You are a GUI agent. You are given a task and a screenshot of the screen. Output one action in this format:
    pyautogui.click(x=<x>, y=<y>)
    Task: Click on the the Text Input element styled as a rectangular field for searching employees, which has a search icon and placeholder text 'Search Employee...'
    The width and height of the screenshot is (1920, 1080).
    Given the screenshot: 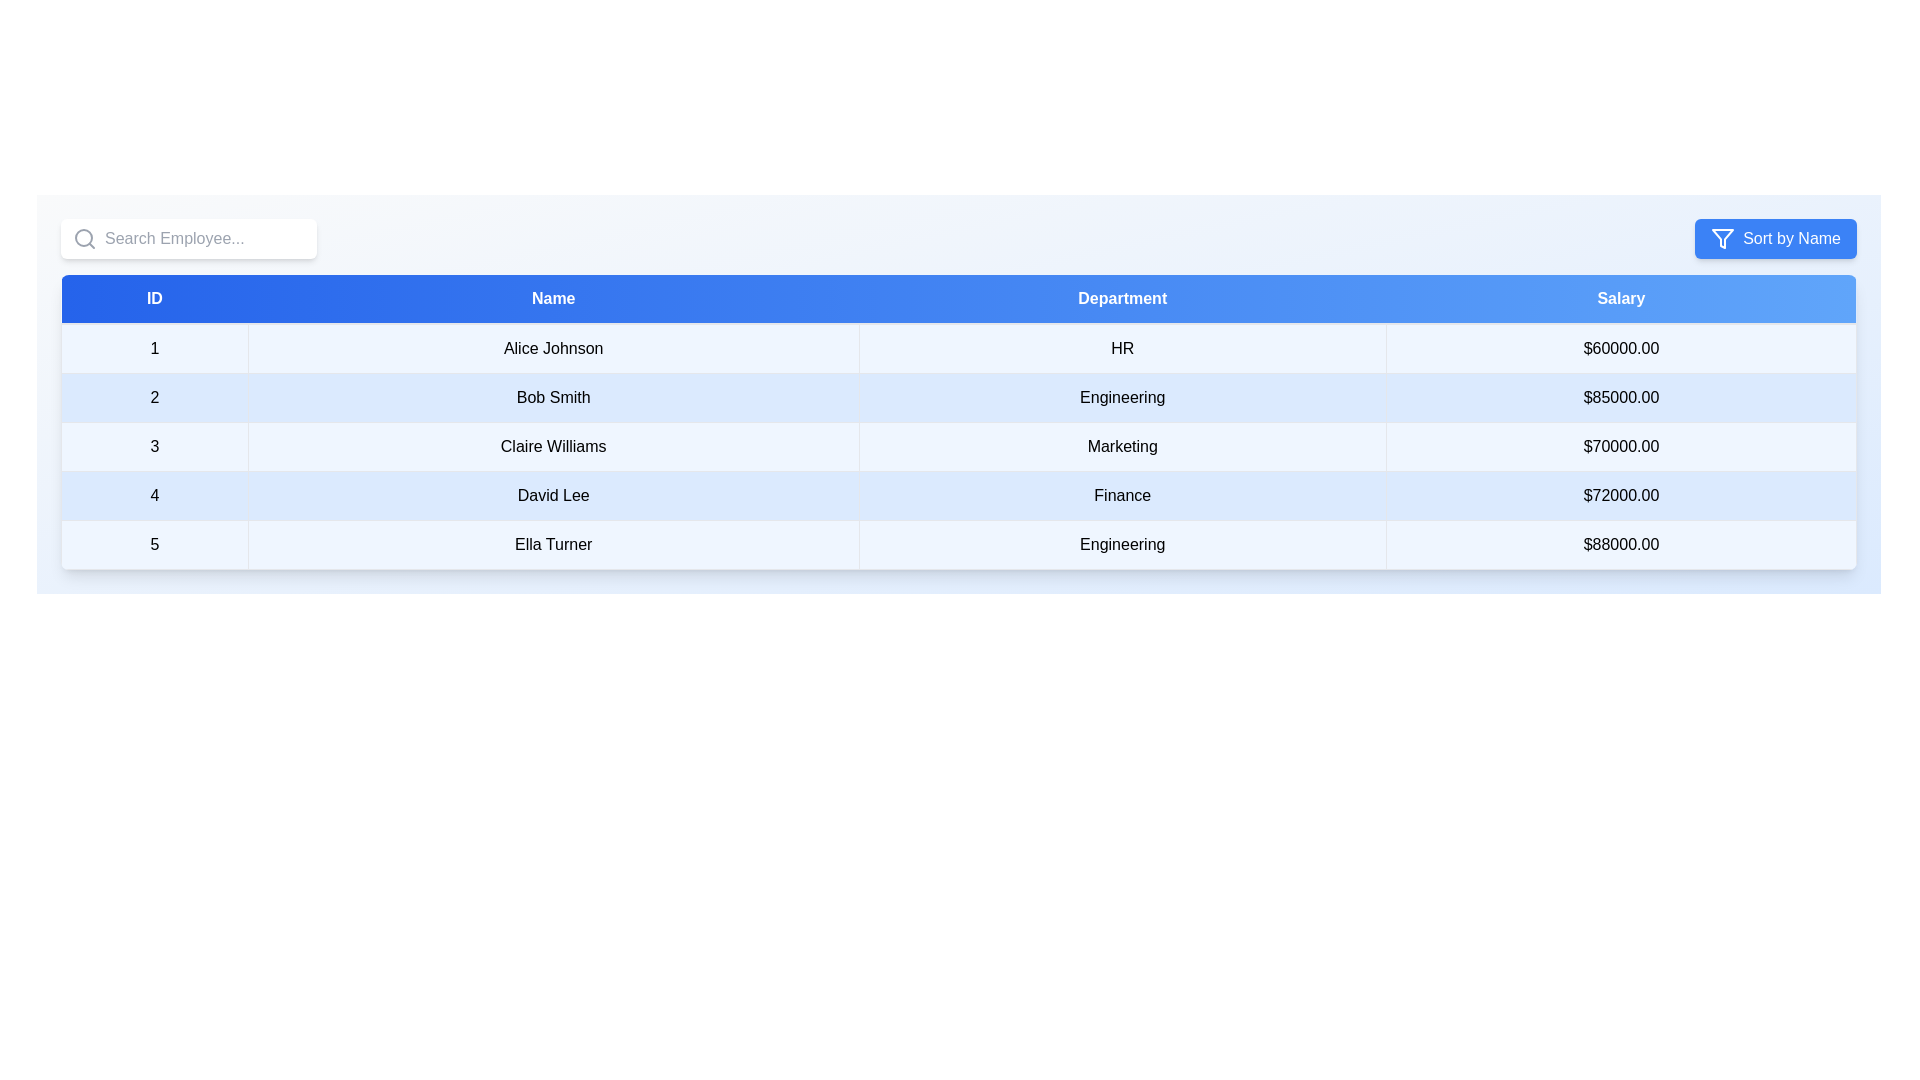 What is the action you would take?
    pyautogui.click(x=188, y=238)
    